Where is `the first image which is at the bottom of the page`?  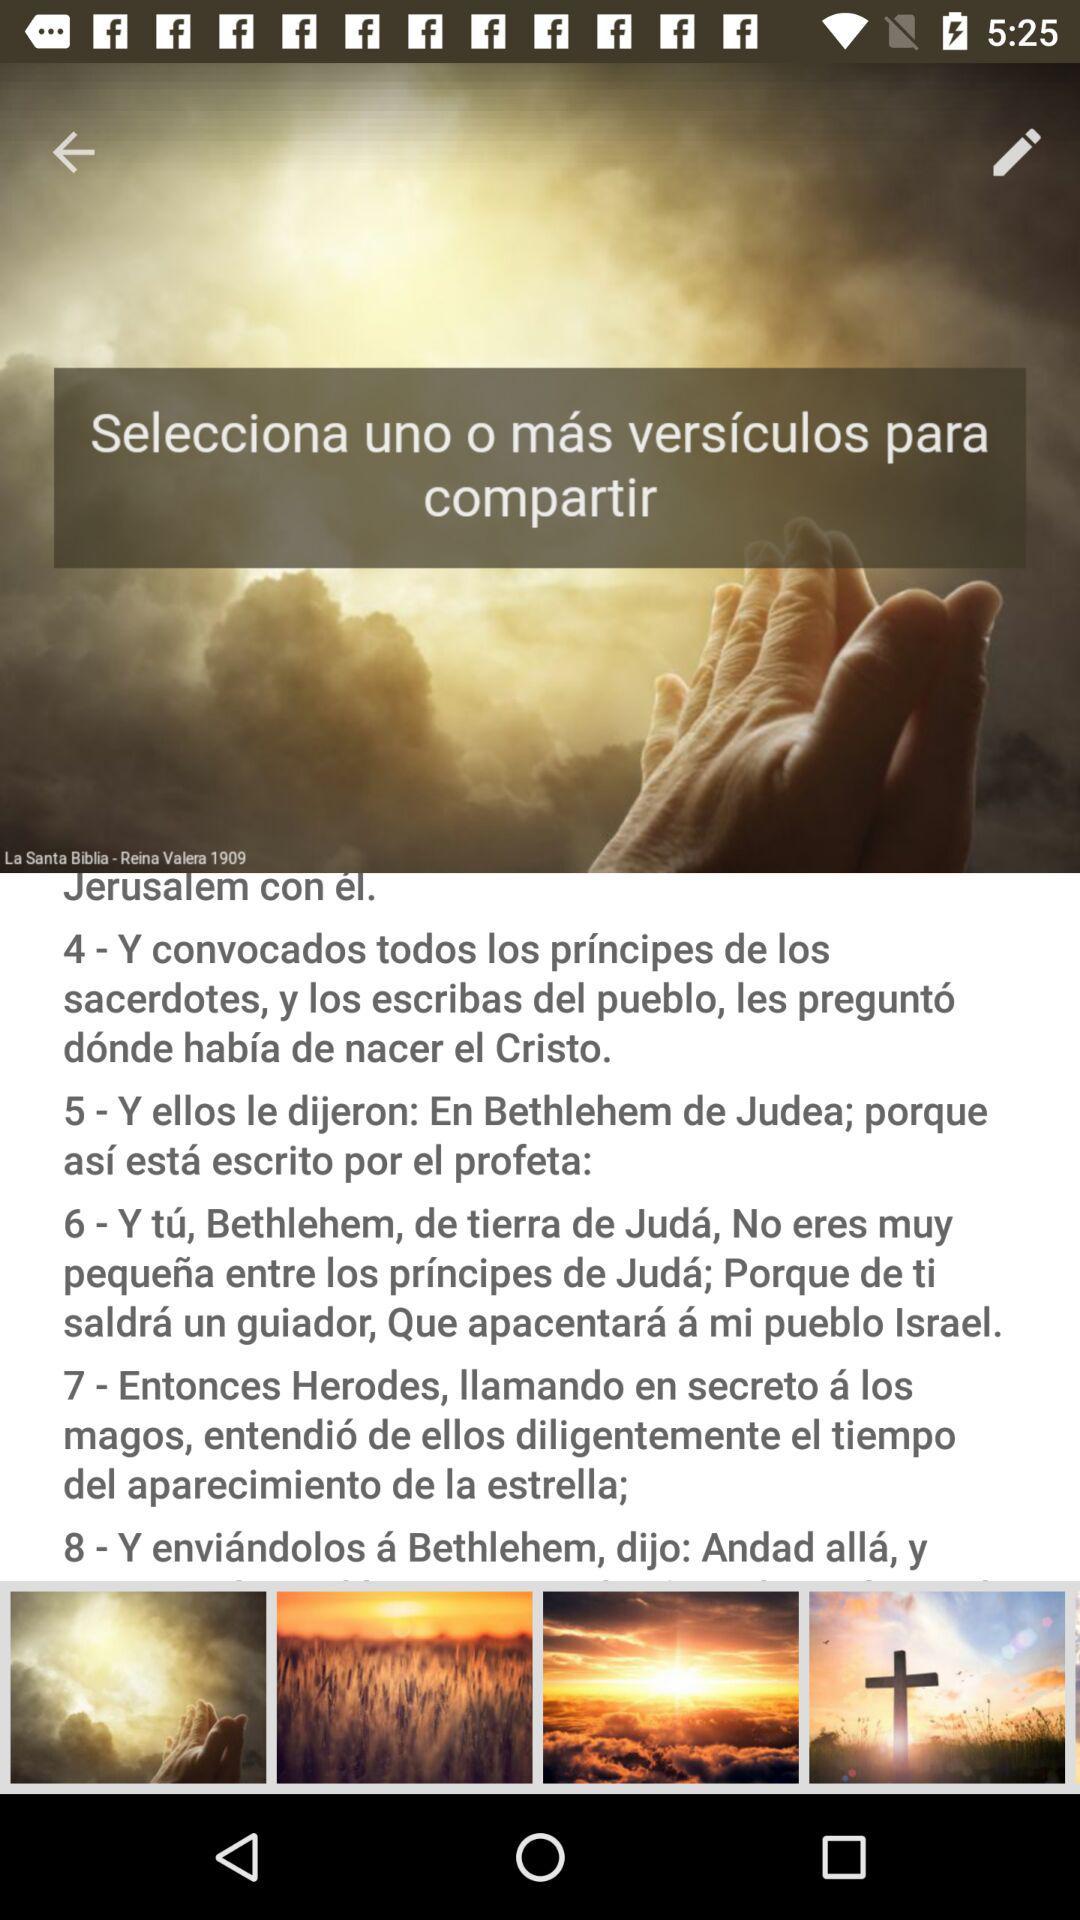 the first image which is at the bottom of the page is located at coordinates (137, 1687).